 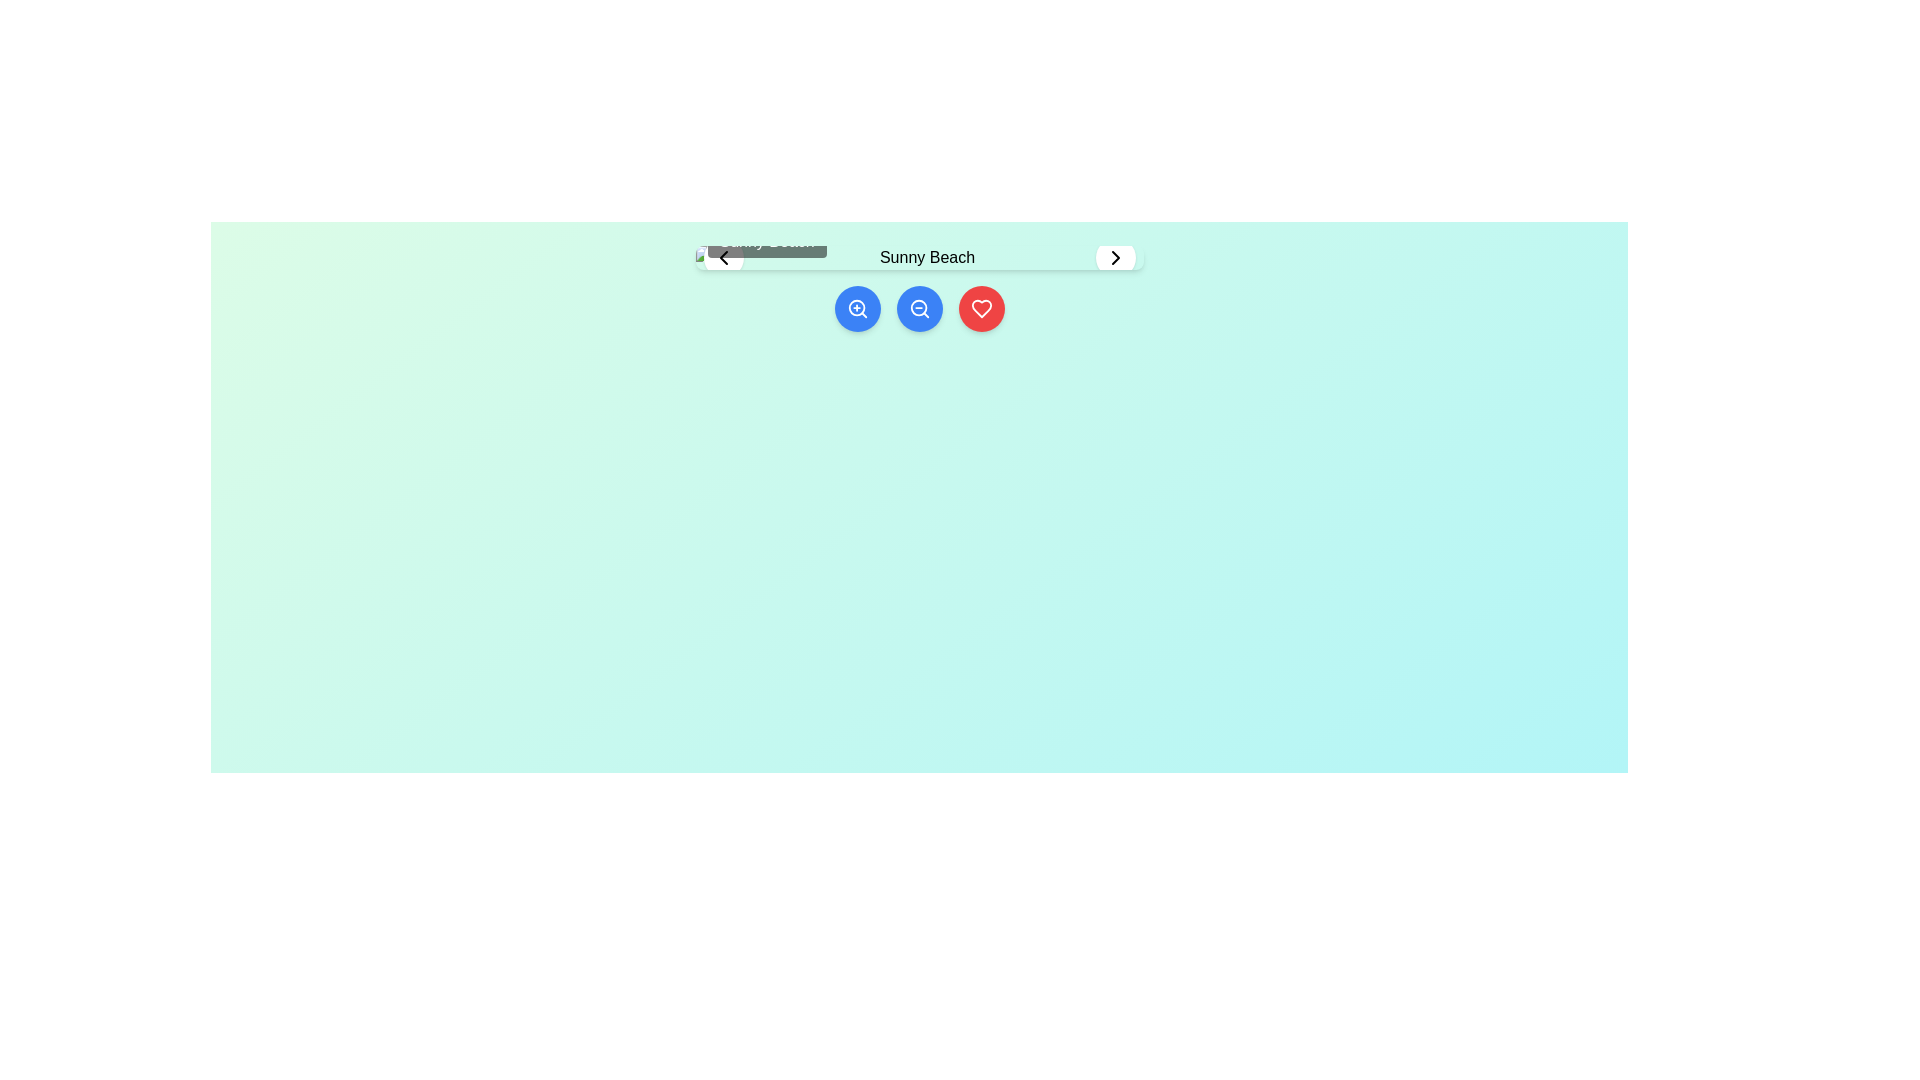 I want to click on the leftward arrow icon button, which is a small black outlined chevron within a circular white background, so click(x=722, y=257).